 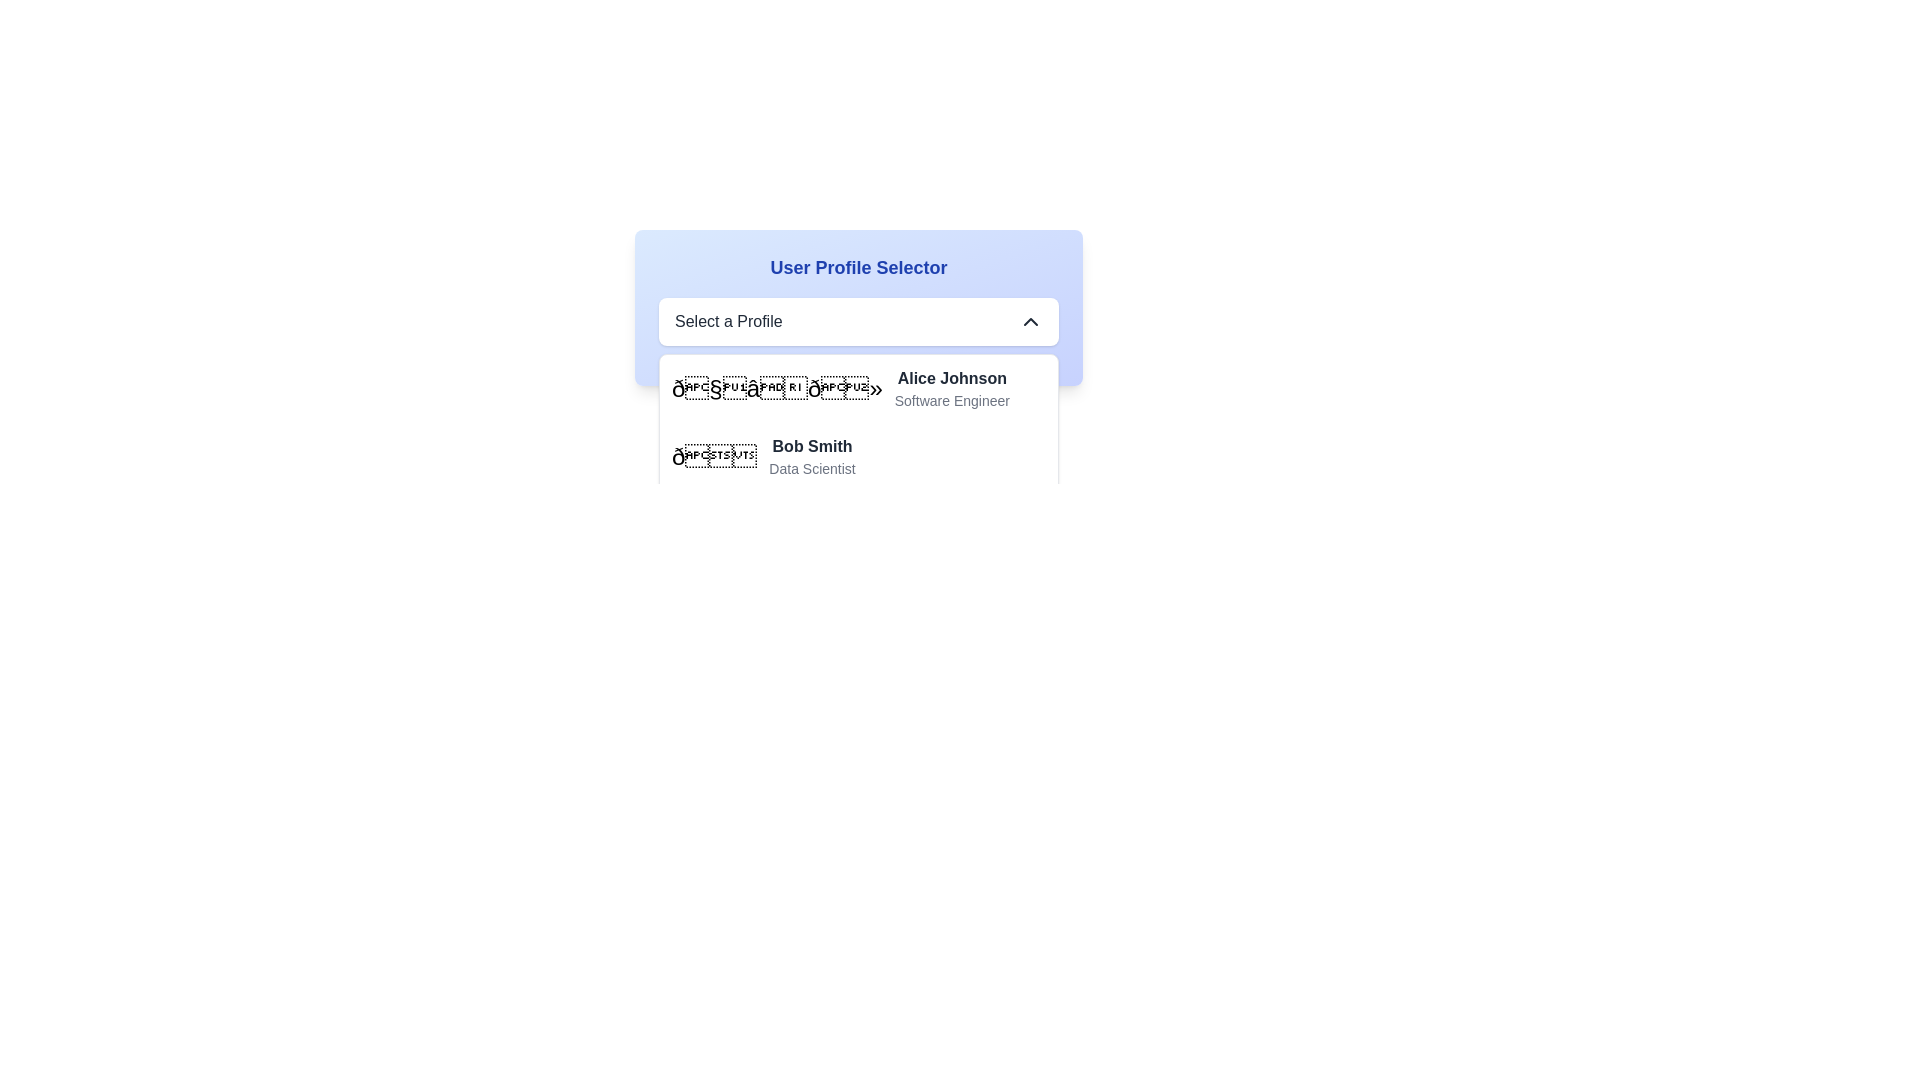 What do you see at coordinates (812, 469) in the screenshot?
I see `the 'Data Scientist' text label, which is styled in a smaller and lighter font and located beneath the name 'Bob Smith' in the user profile dropdown` at bounding box center [812, 469].